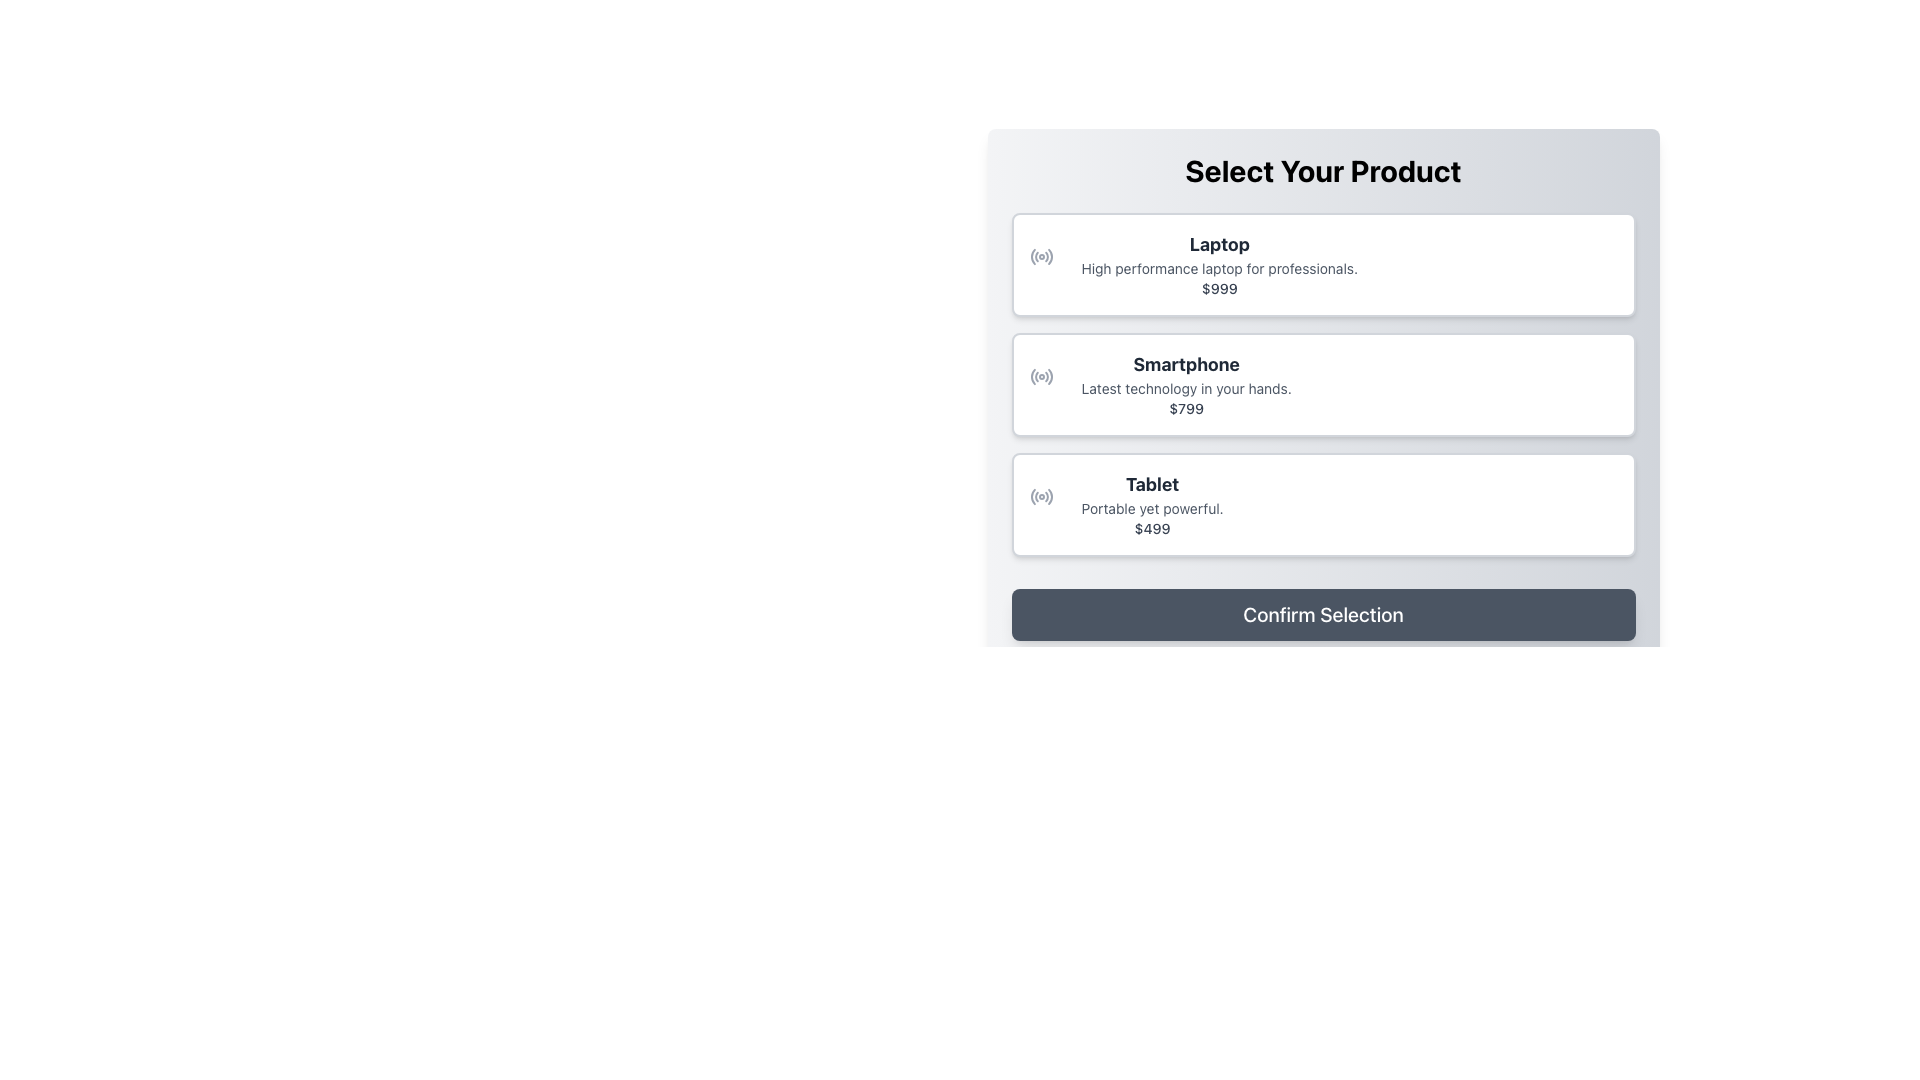  I want to click on the decorative graphical element, which is an arc segment in a circular radio-like symbol, located to the left of the third product entry labeled 'Tablet' in the product selection list, so click(1045, 496).